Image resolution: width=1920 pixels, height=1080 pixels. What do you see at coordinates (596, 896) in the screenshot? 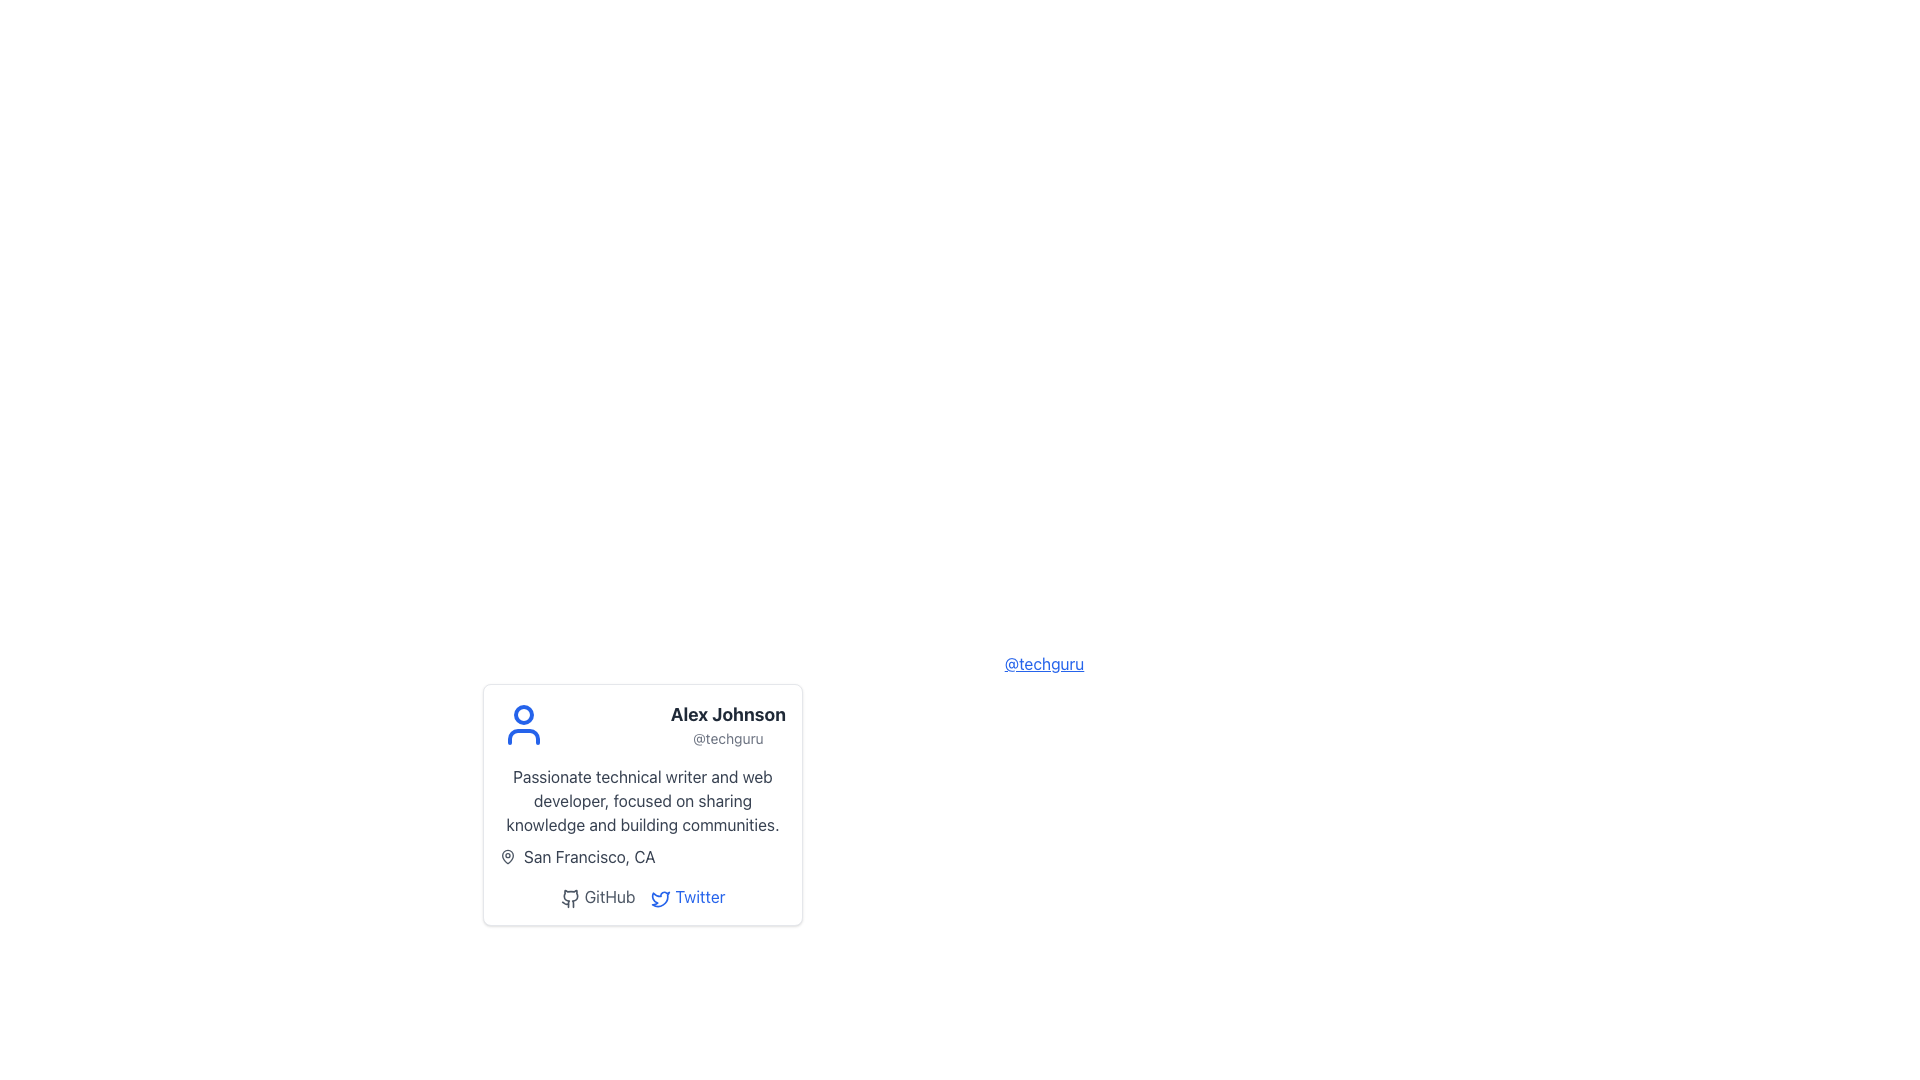
I see `the 'GitHub' hyperlink, which is the first link in a horizontal series at the bottom of the user profile card` at bounding box center [596, 896].